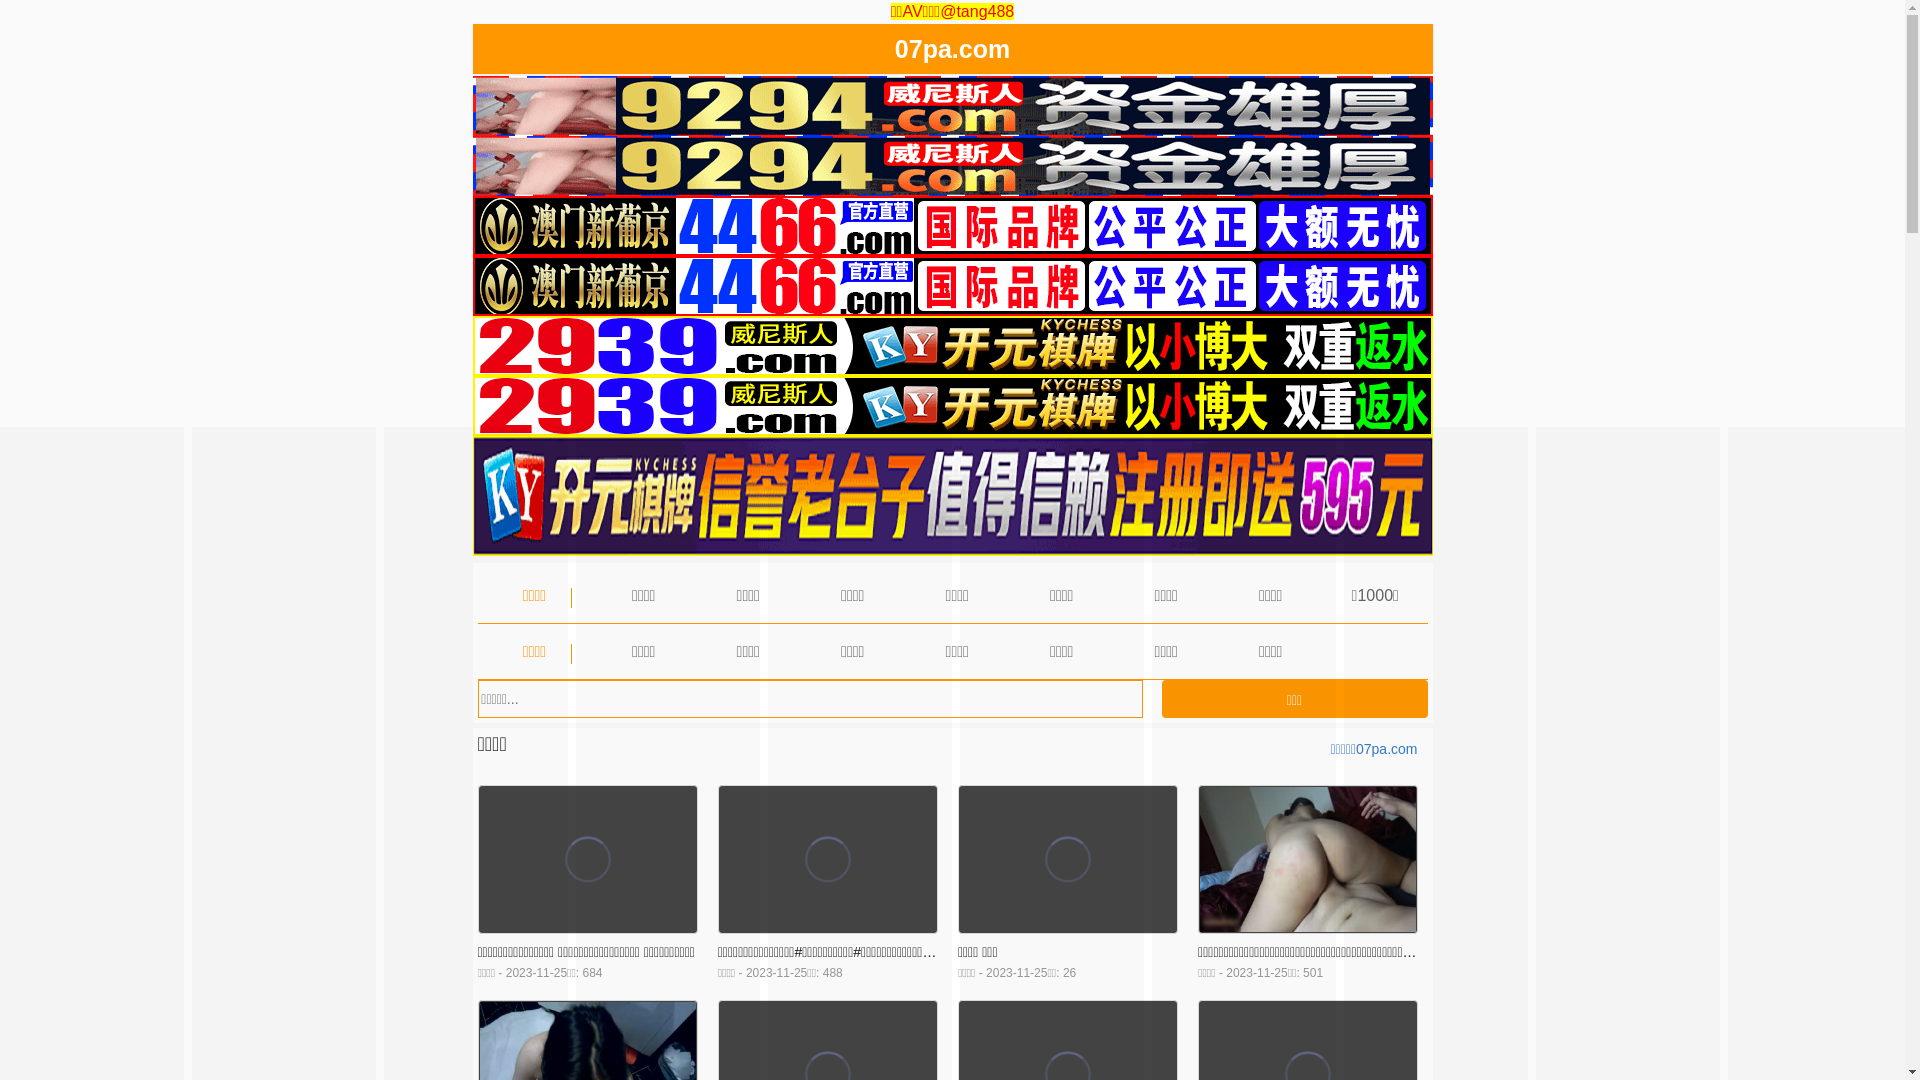 Image resolution: width=1920 pixels, height=1080 pixels. I want to click on '07pa.com', so click(951, 52).